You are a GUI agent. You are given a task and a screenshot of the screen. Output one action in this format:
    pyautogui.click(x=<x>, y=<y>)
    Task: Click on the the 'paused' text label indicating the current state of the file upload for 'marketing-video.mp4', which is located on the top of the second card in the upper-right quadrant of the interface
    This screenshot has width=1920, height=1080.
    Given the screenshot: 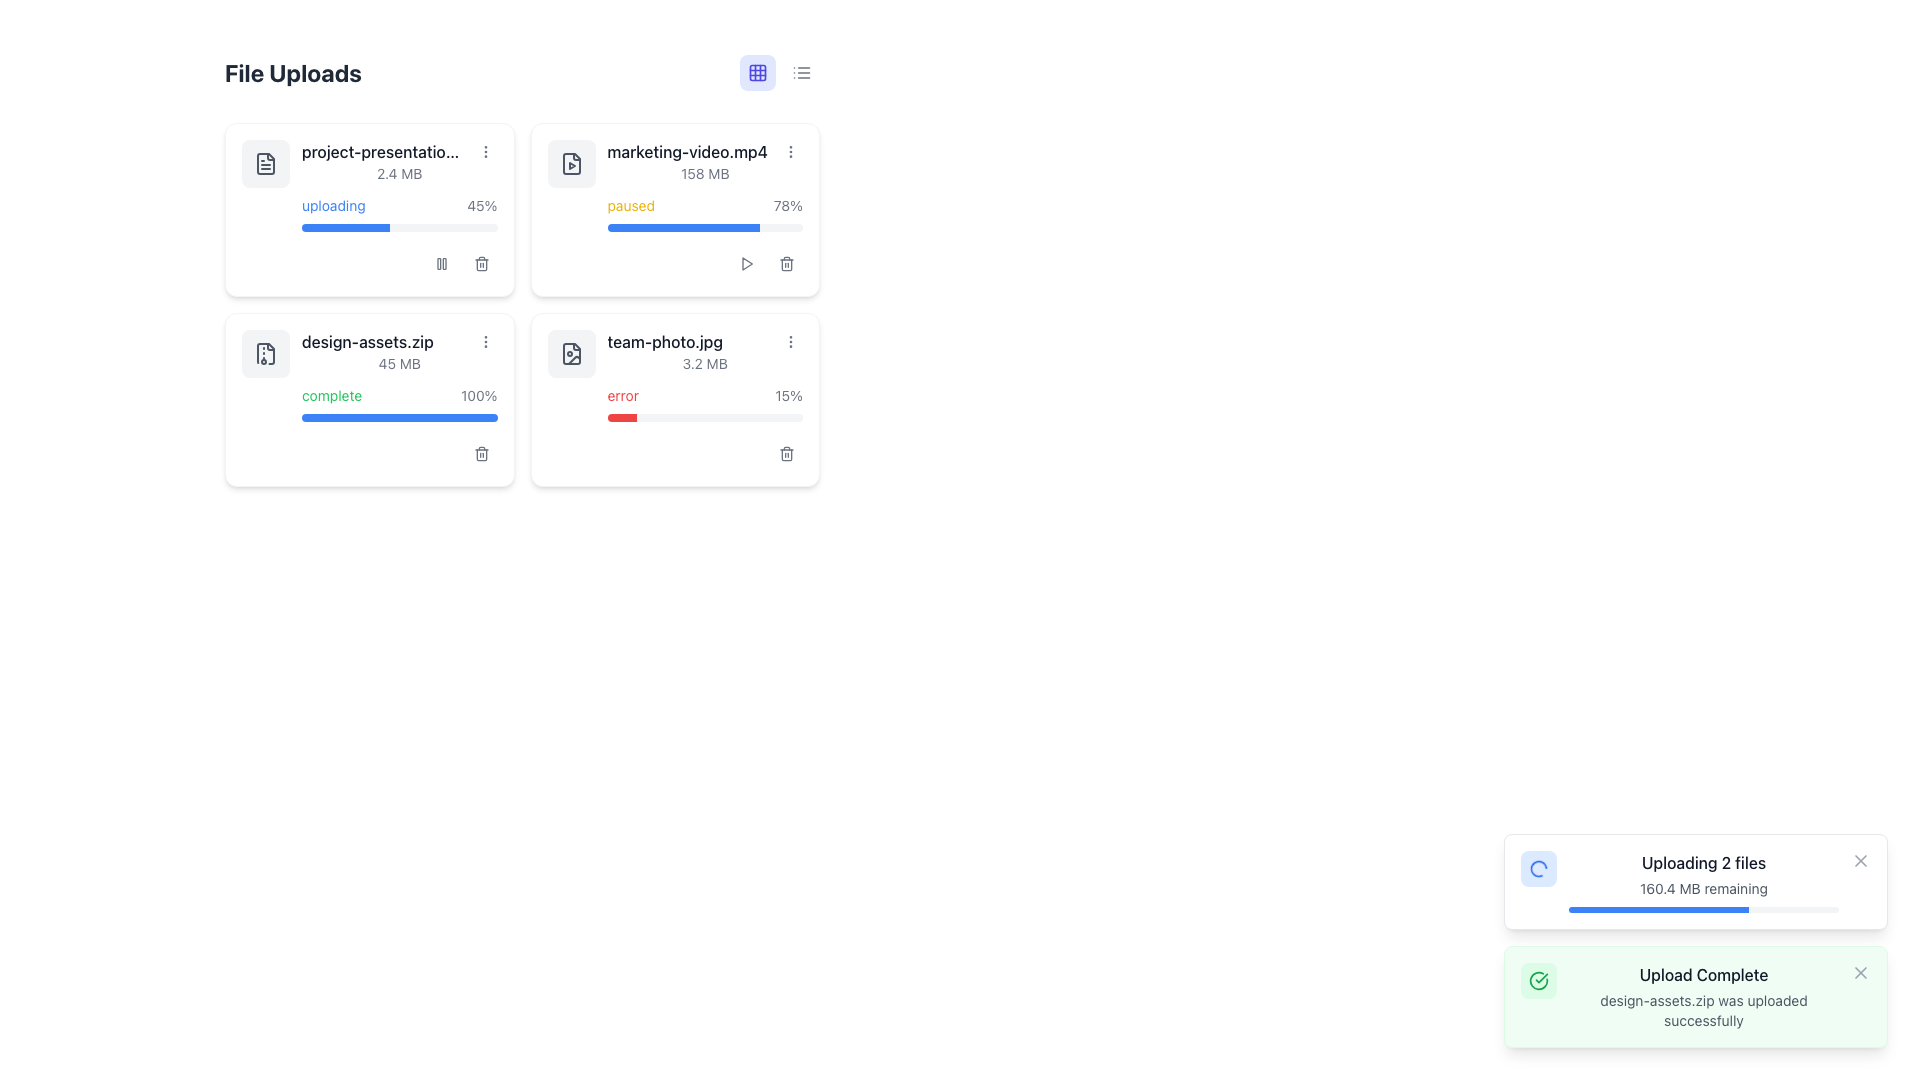 What is the action you would take?
    pyautogui.click(x=630, y=205)
    